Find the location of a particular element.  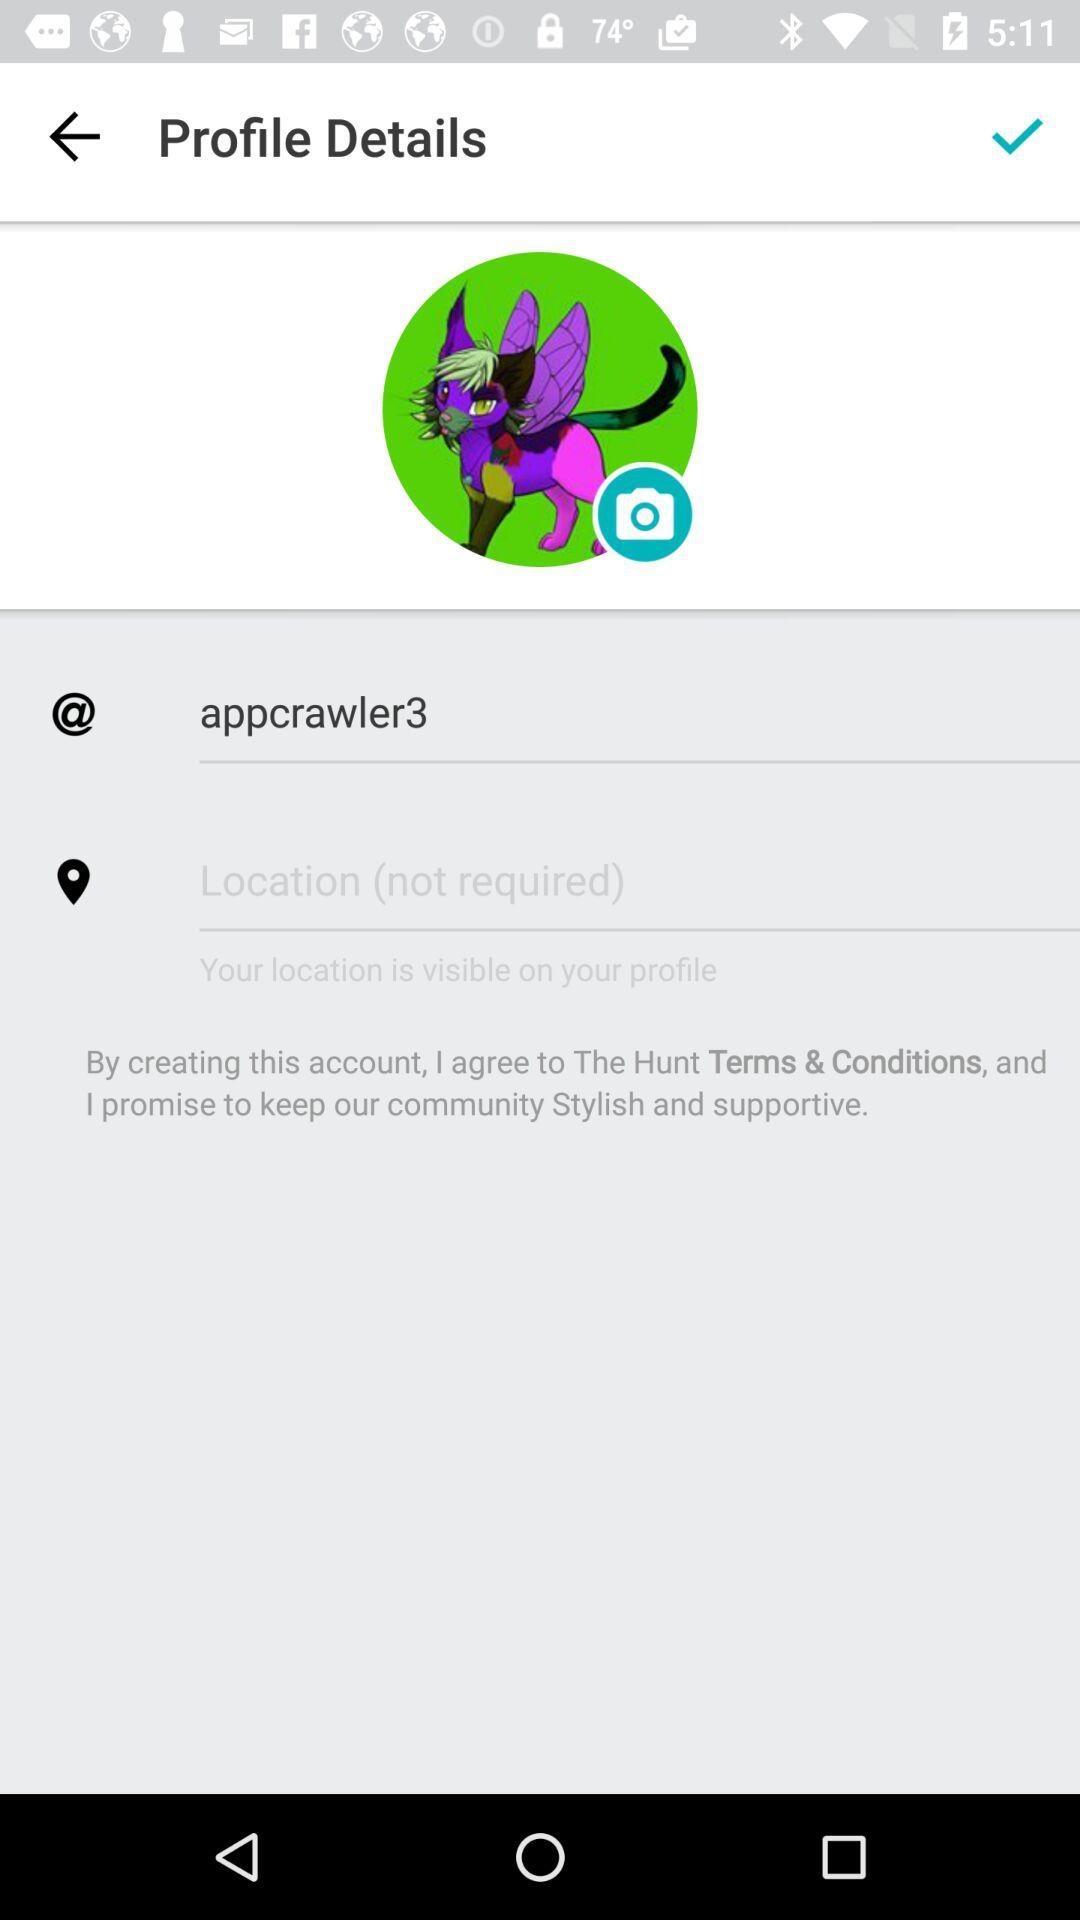

profile avatar edit button is located at coordinates (540, 408).